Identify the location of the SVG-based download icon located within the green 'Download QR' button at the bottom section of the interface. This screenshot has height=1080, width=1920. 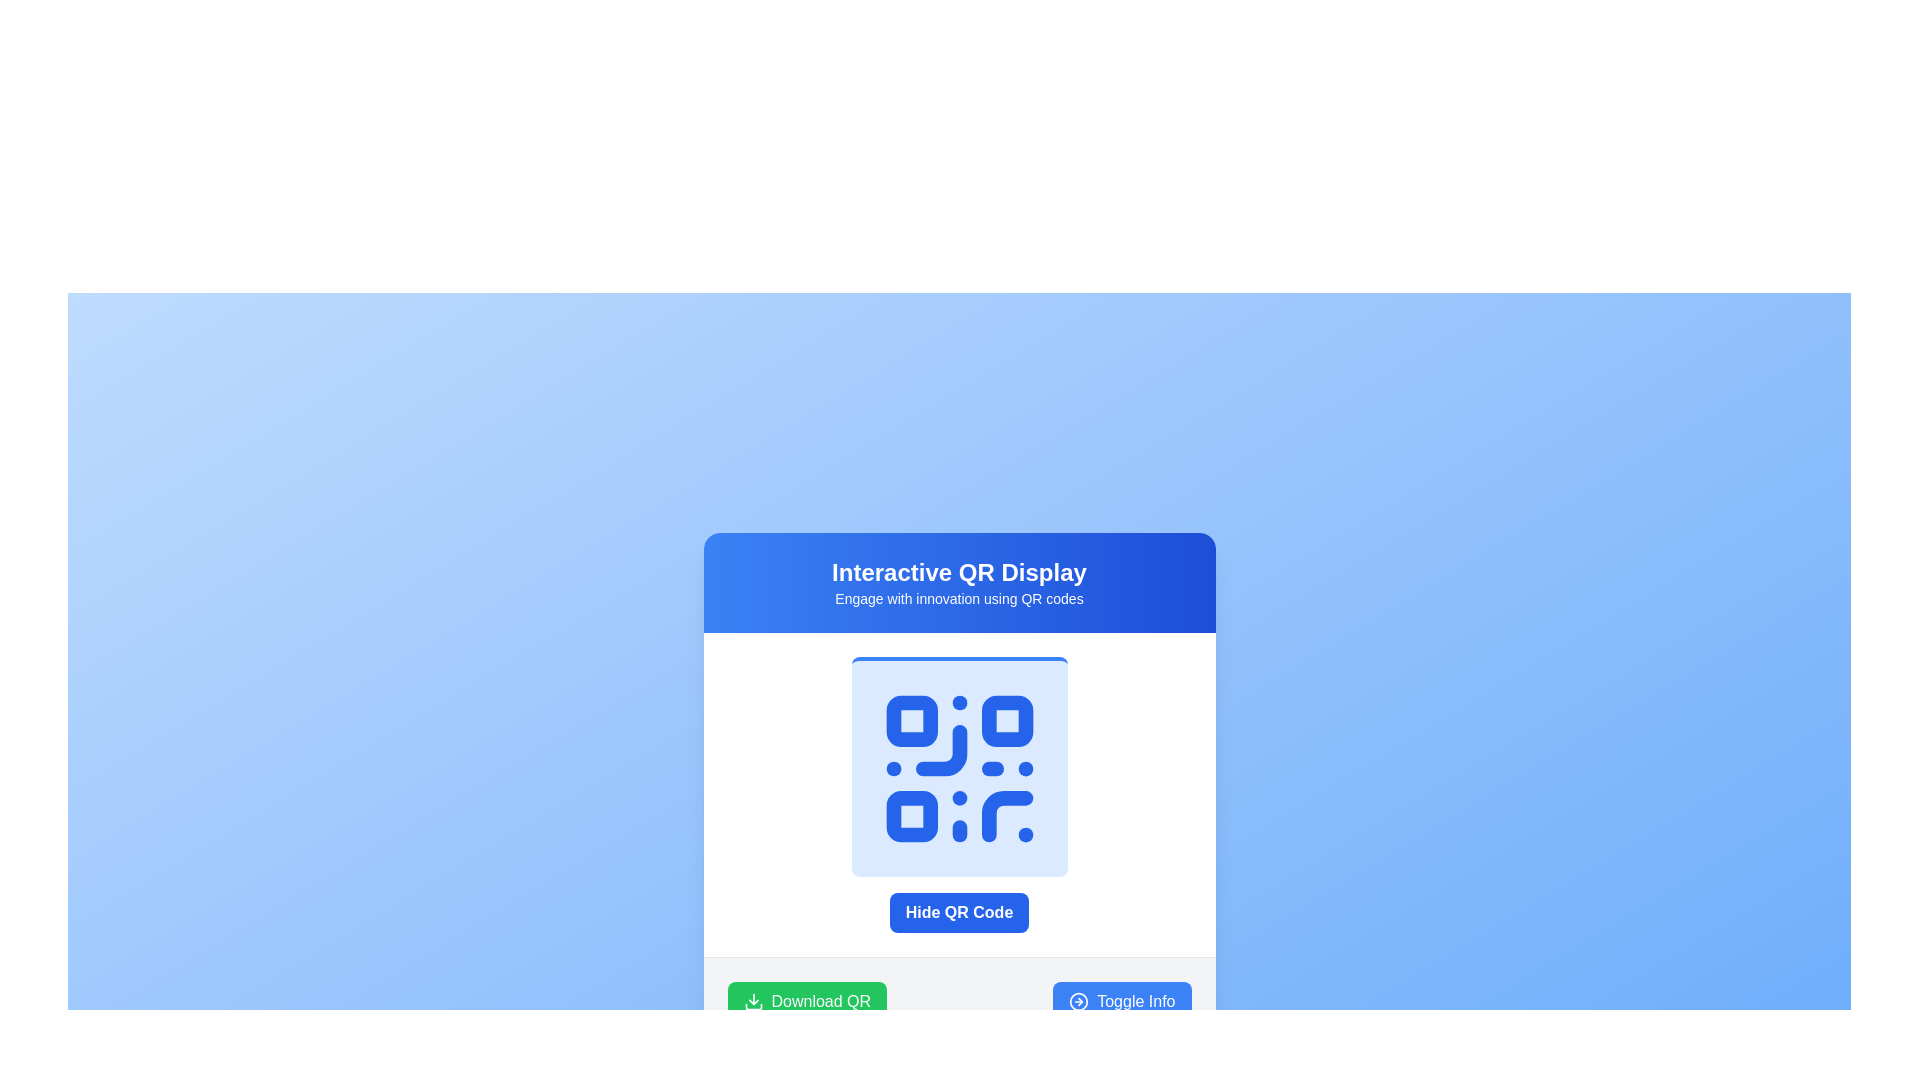
(752, 1001).